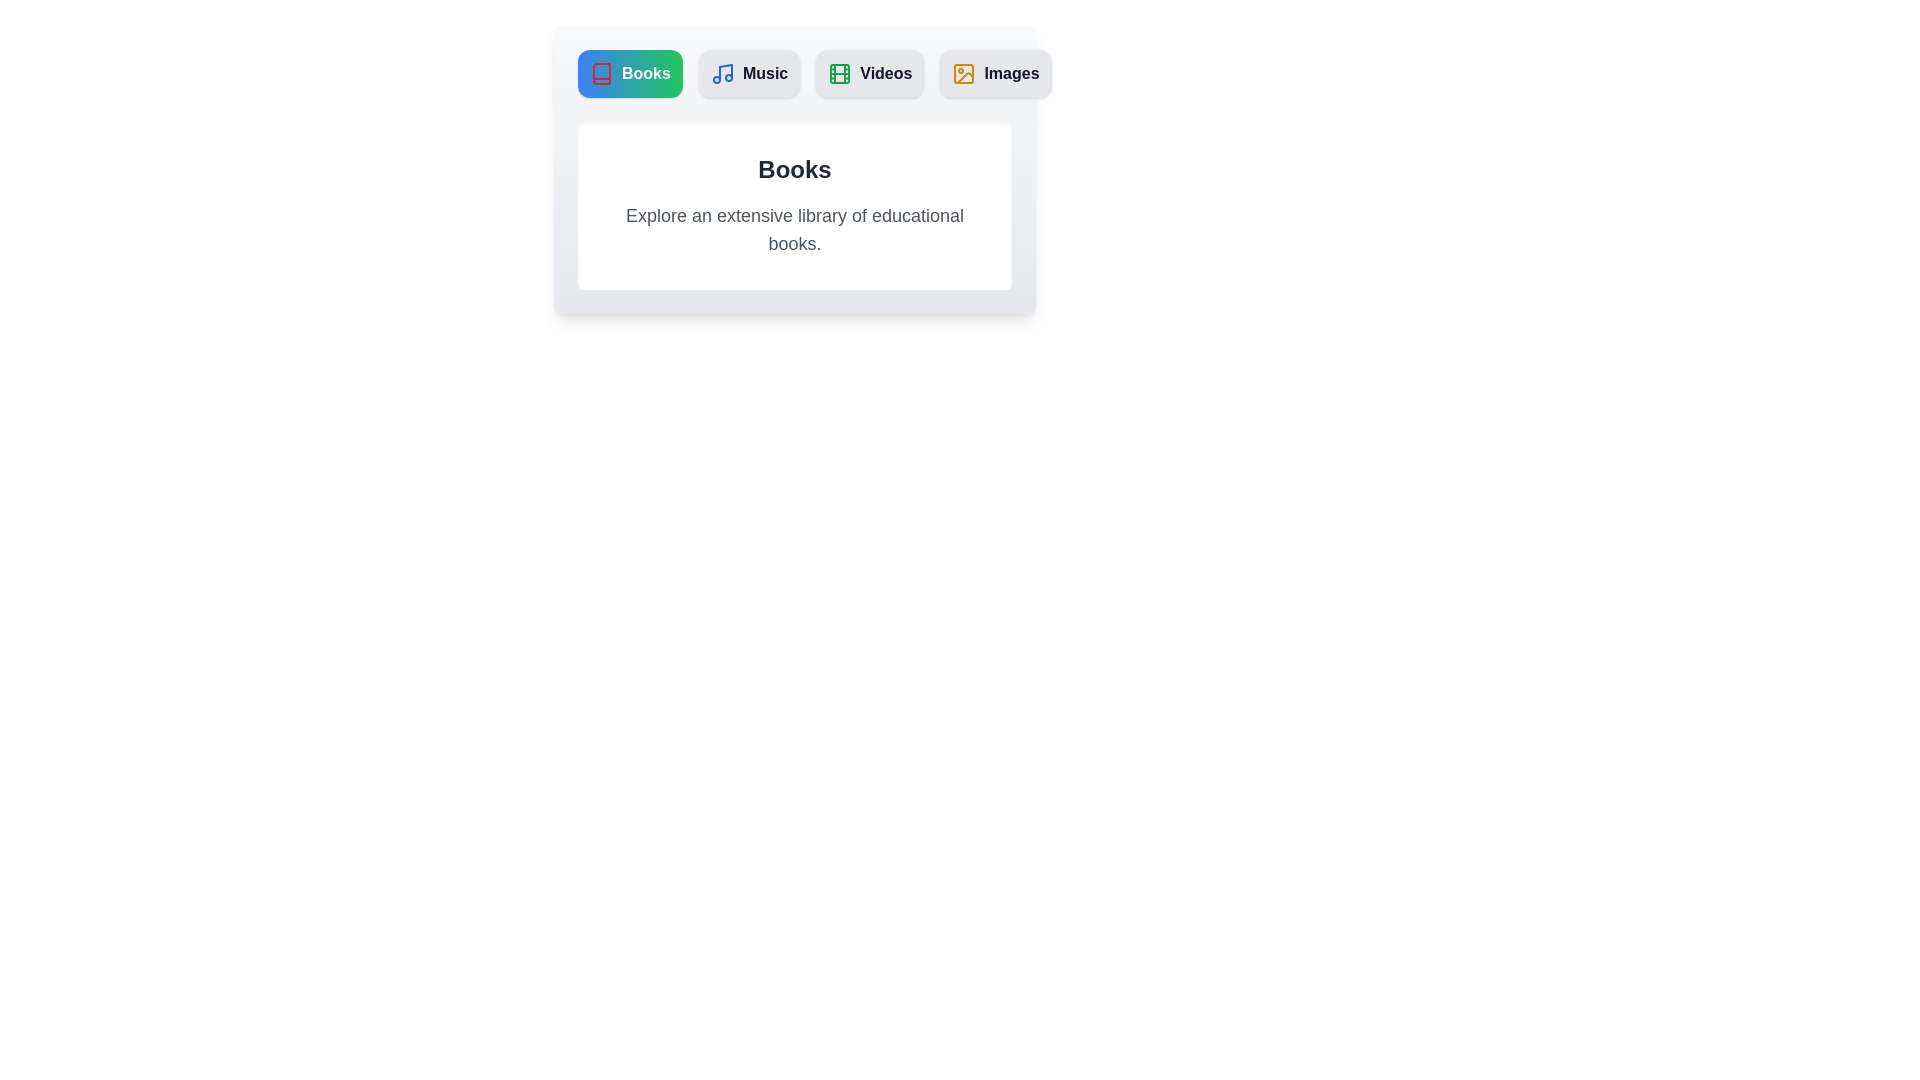 This screenshot has width=1920, height=1080. What do you see at coordinates (748, 72) in the screenshot?
I see `the Music tab to view its content` at bounding box center [748, 72].